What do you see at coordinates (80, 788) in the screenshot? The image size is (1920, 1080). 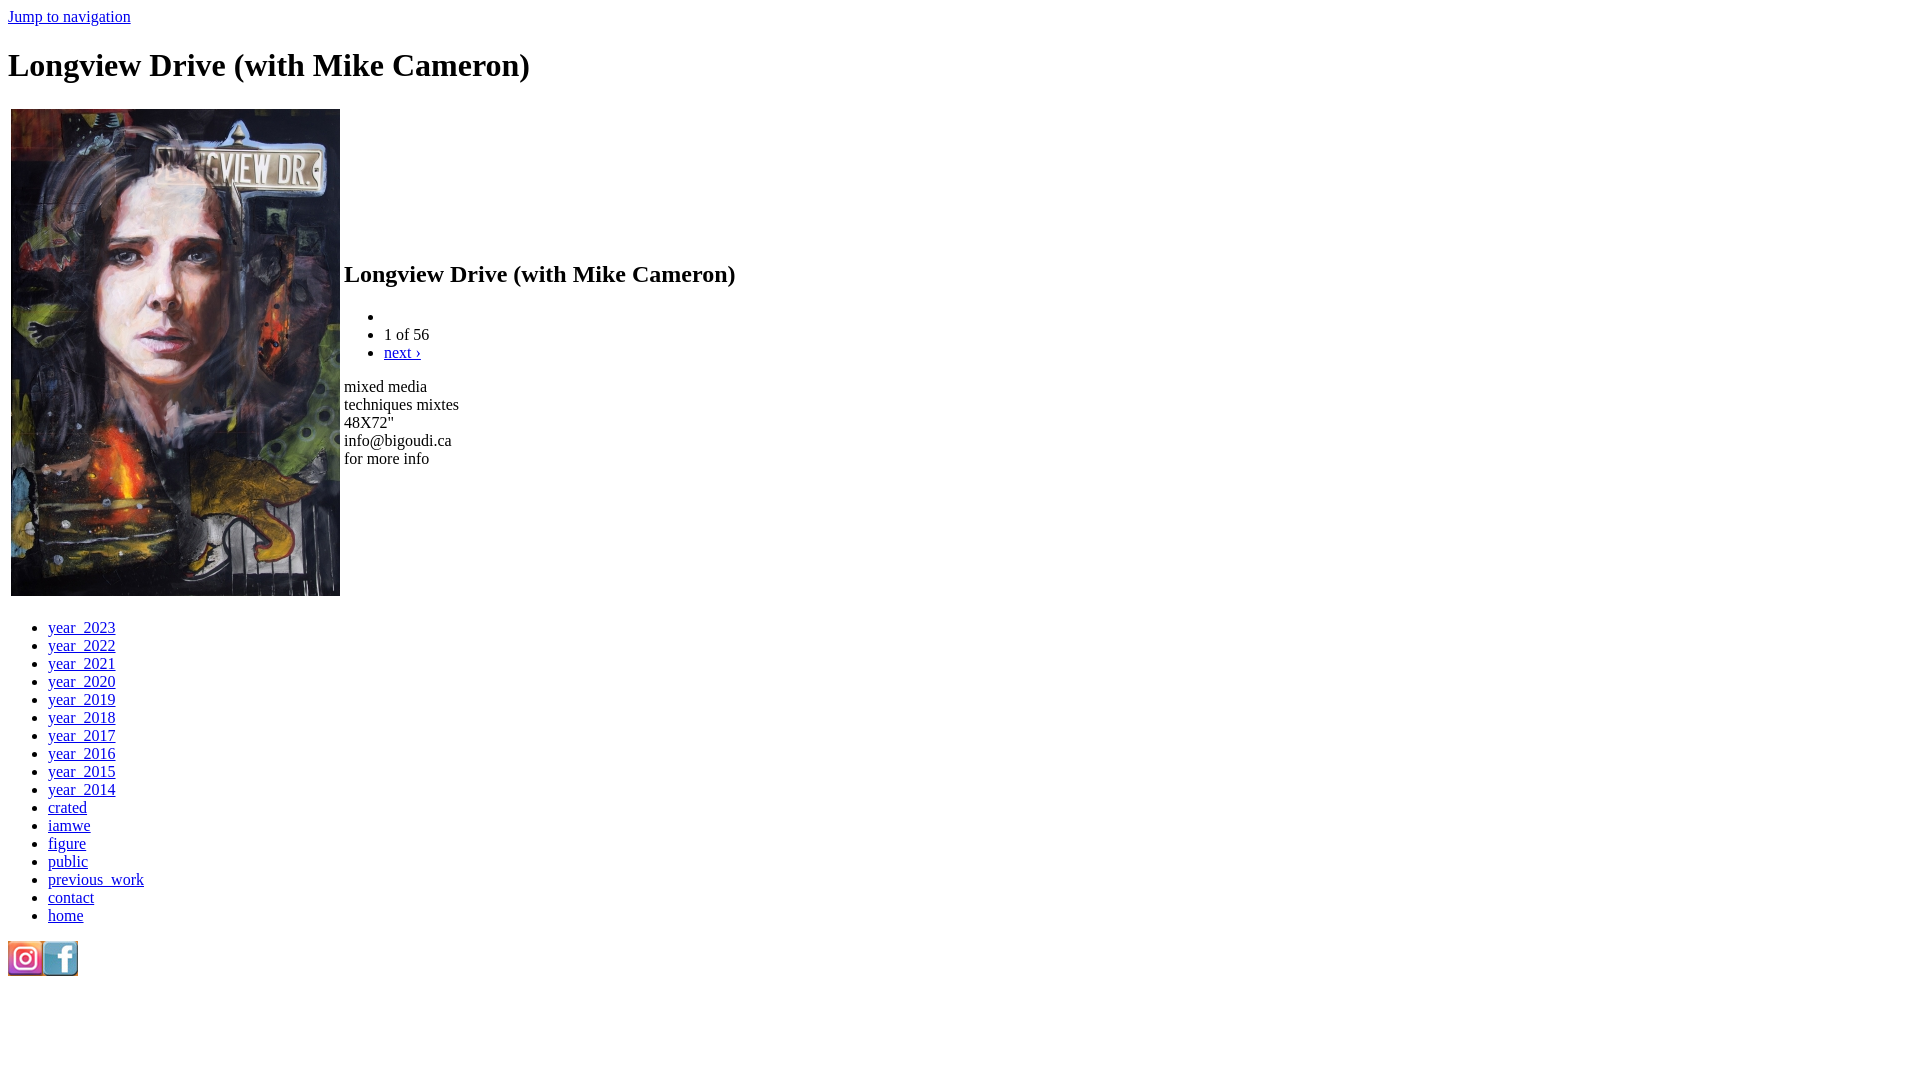 I see `'year_2014'` at bounding box center [80, 788].